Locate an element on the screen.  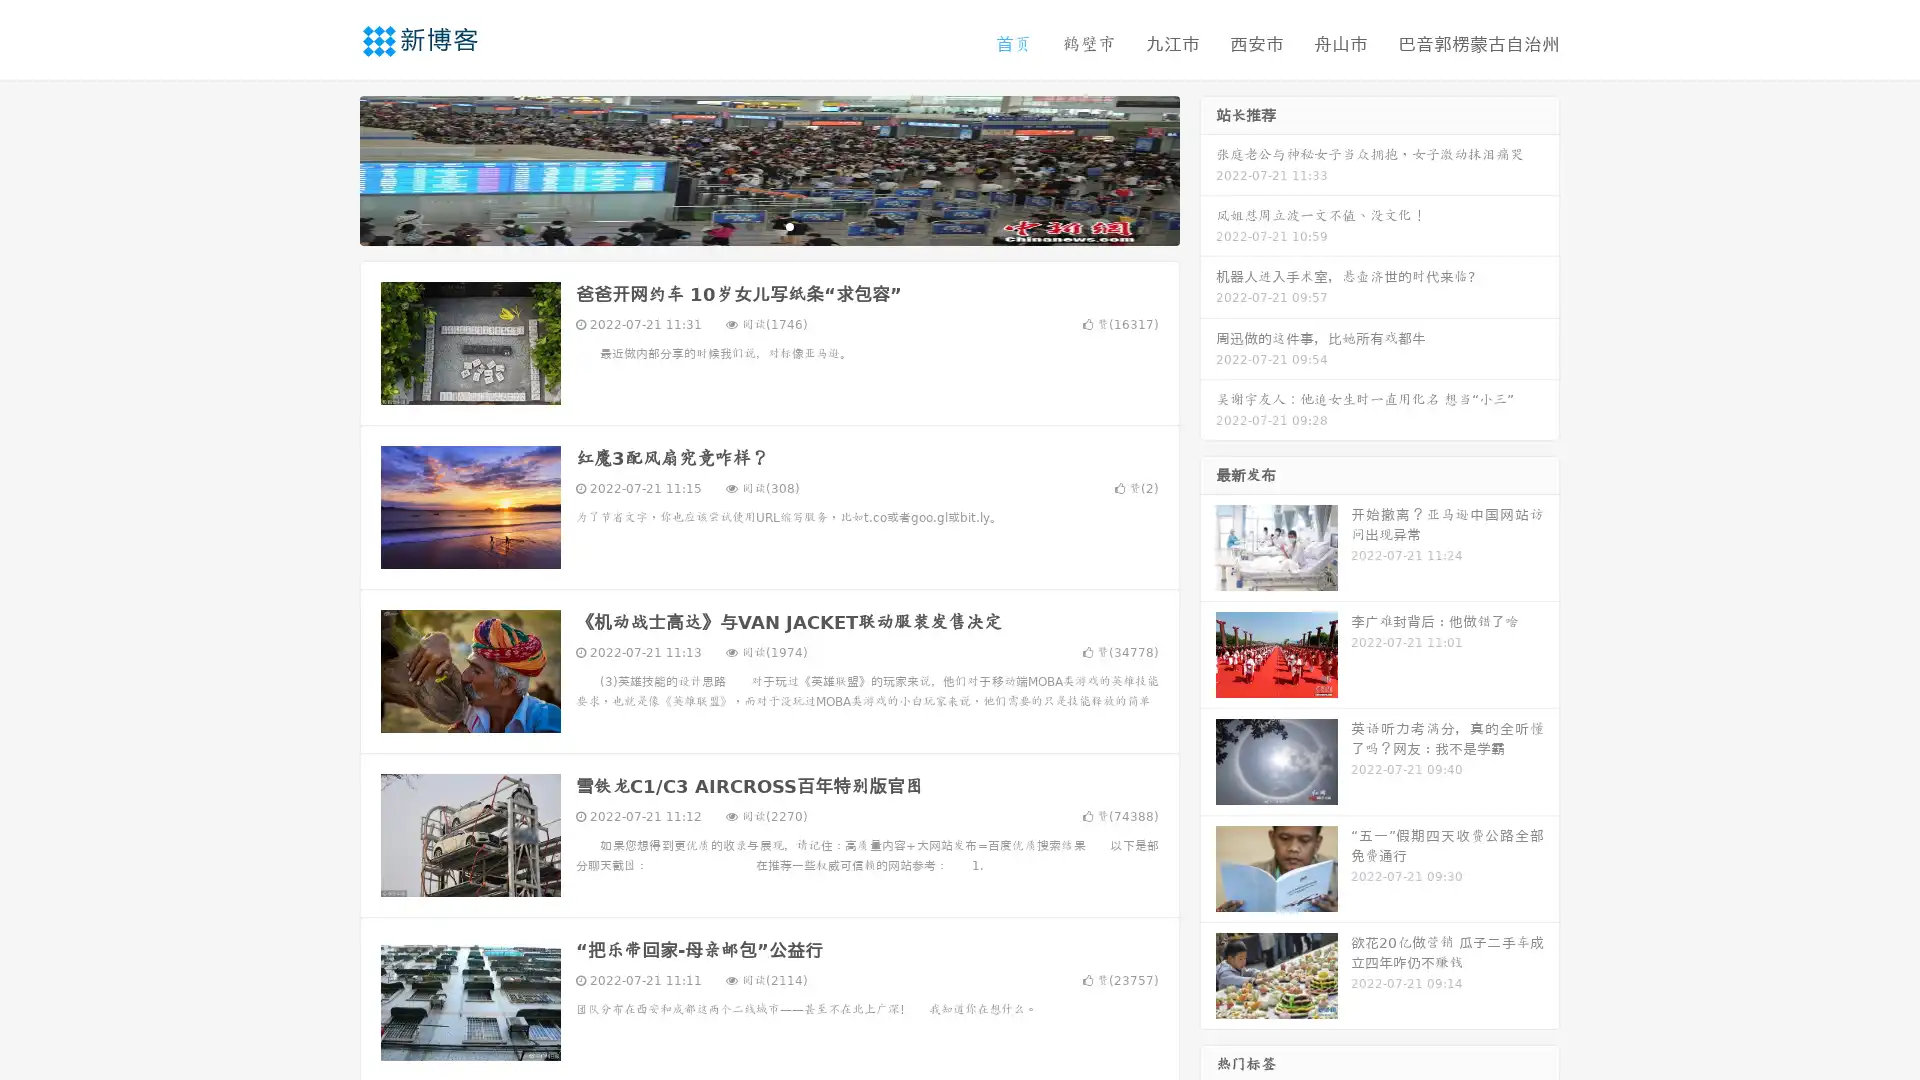
Next slide is located at coordinates (1208, 168).